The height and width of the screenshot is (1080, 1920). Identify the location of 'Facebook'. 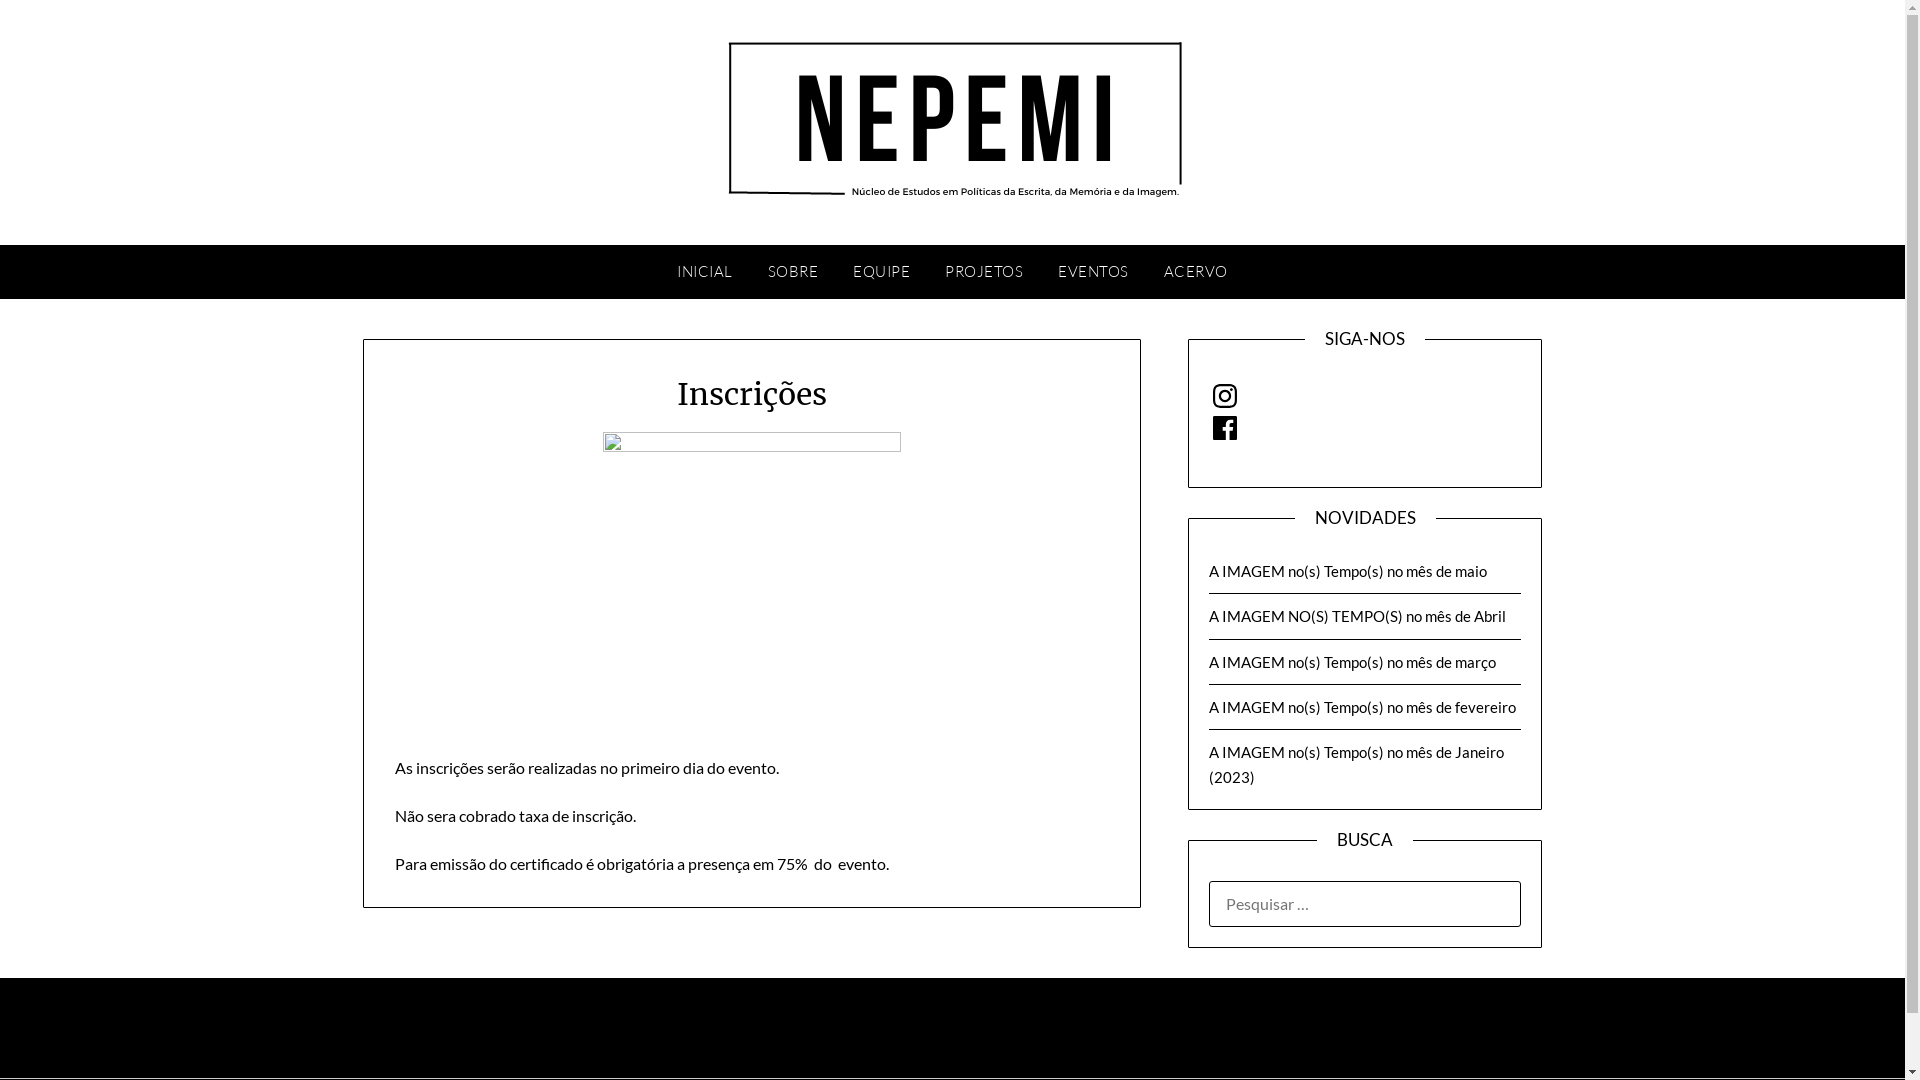
(1223, 427).